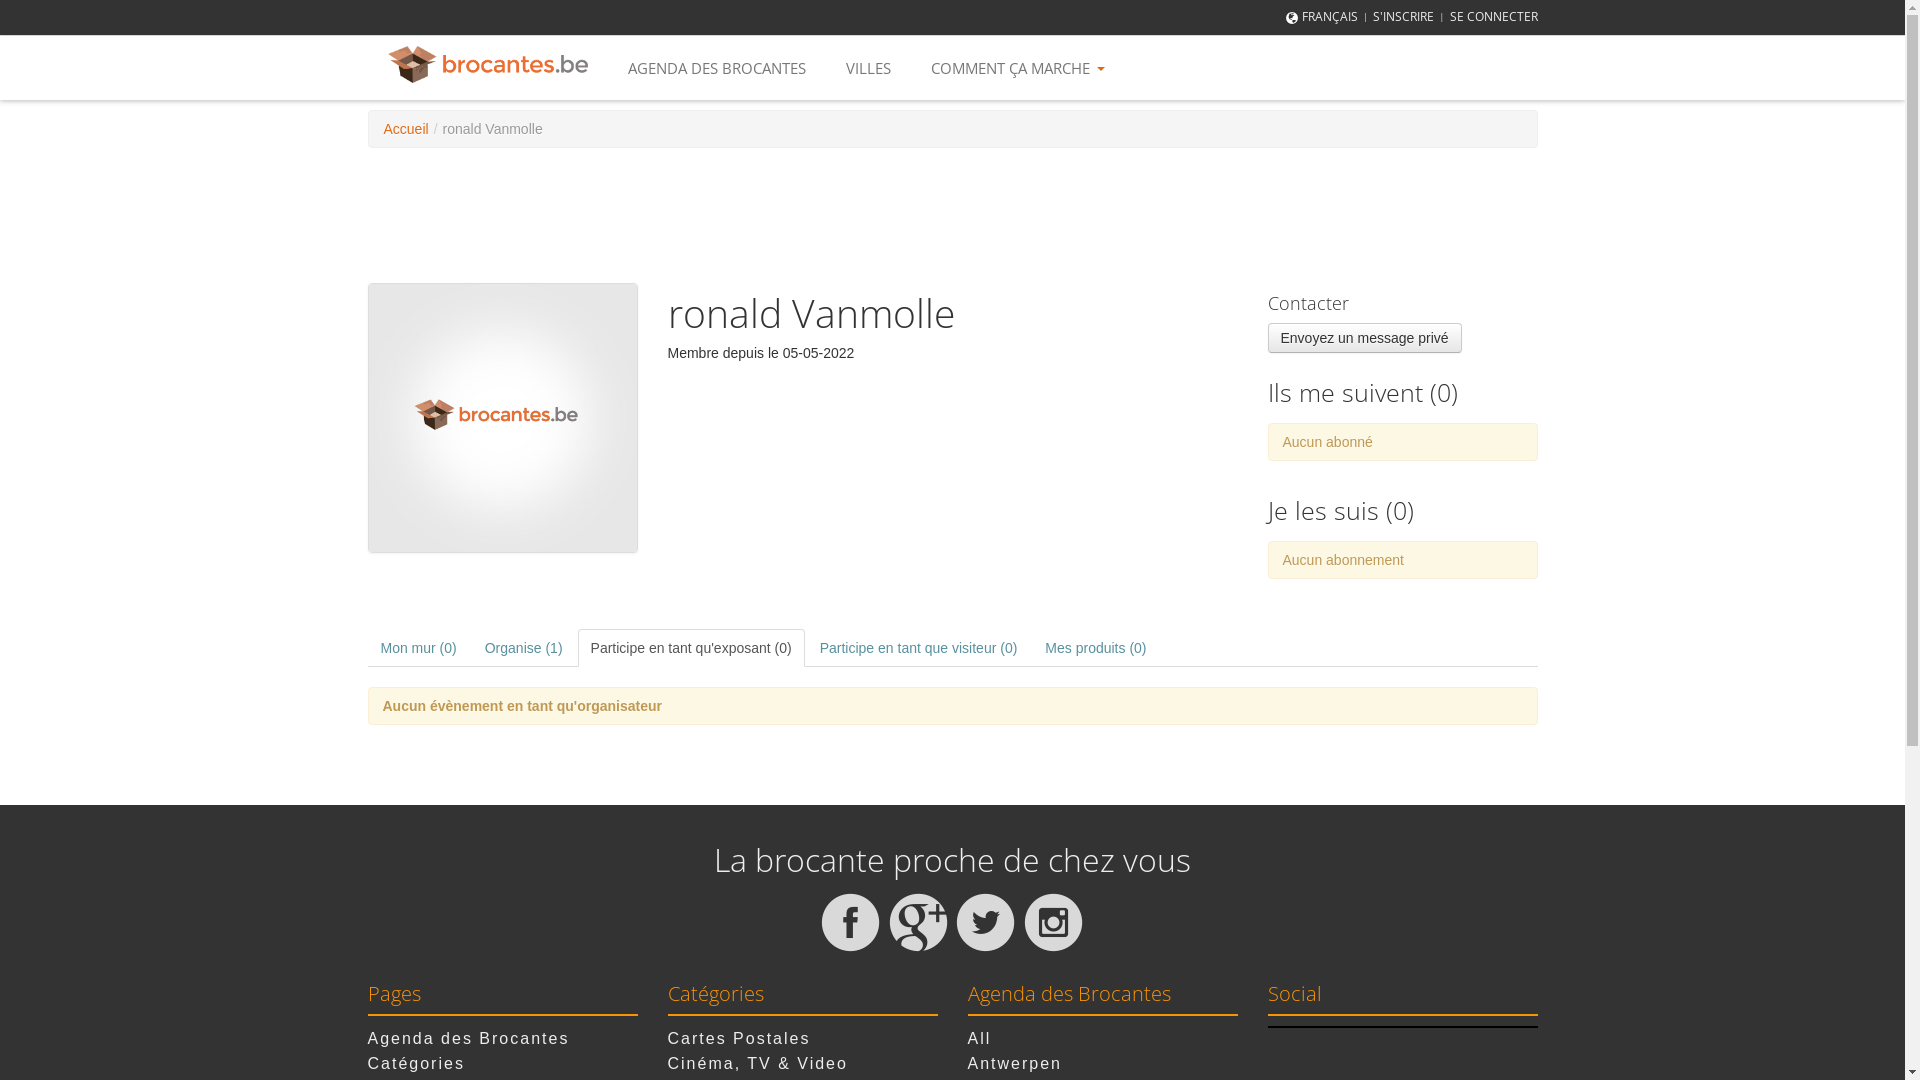 Image resolution: width=1920 pixels, height=1080 pixels. I want to click on 'VILLES', so click(868, 67).